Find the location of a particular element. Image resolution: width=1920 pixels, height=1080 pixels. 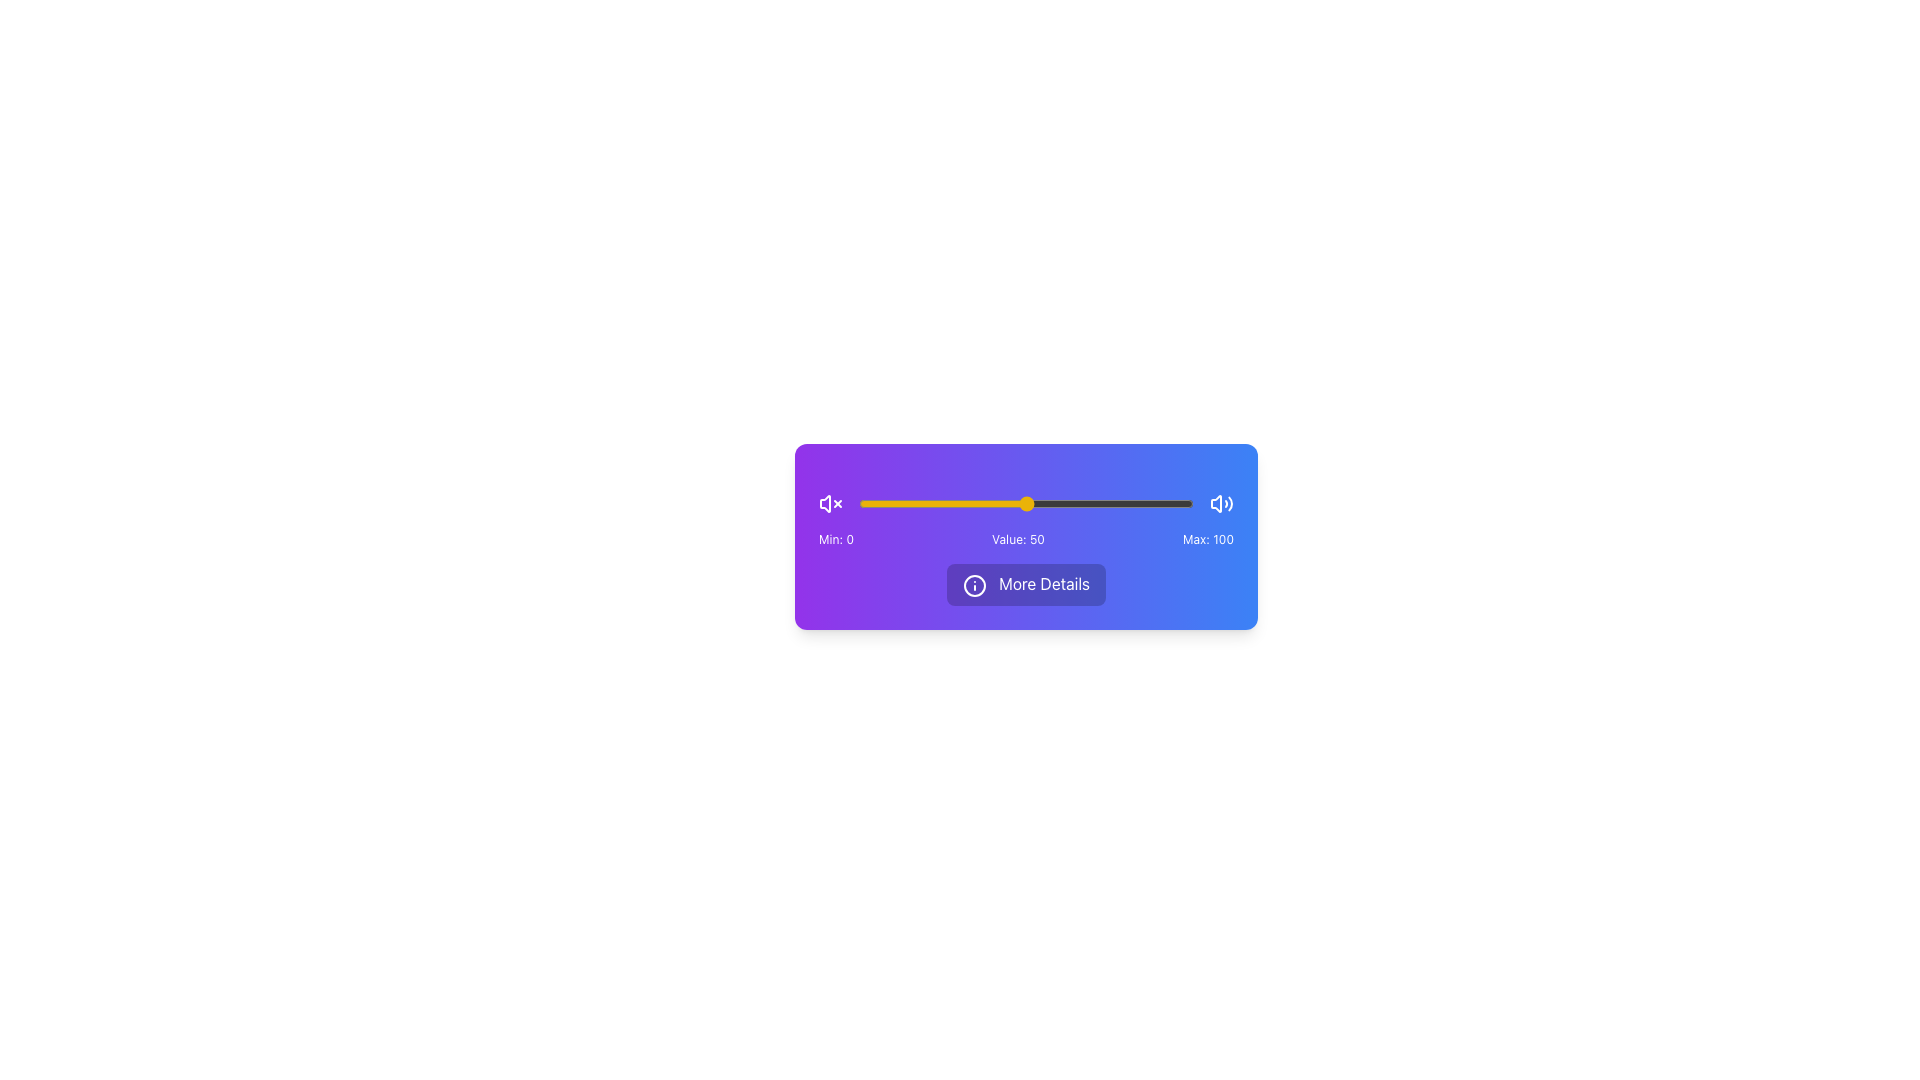

the slider value is located at coordinates (938, 503).